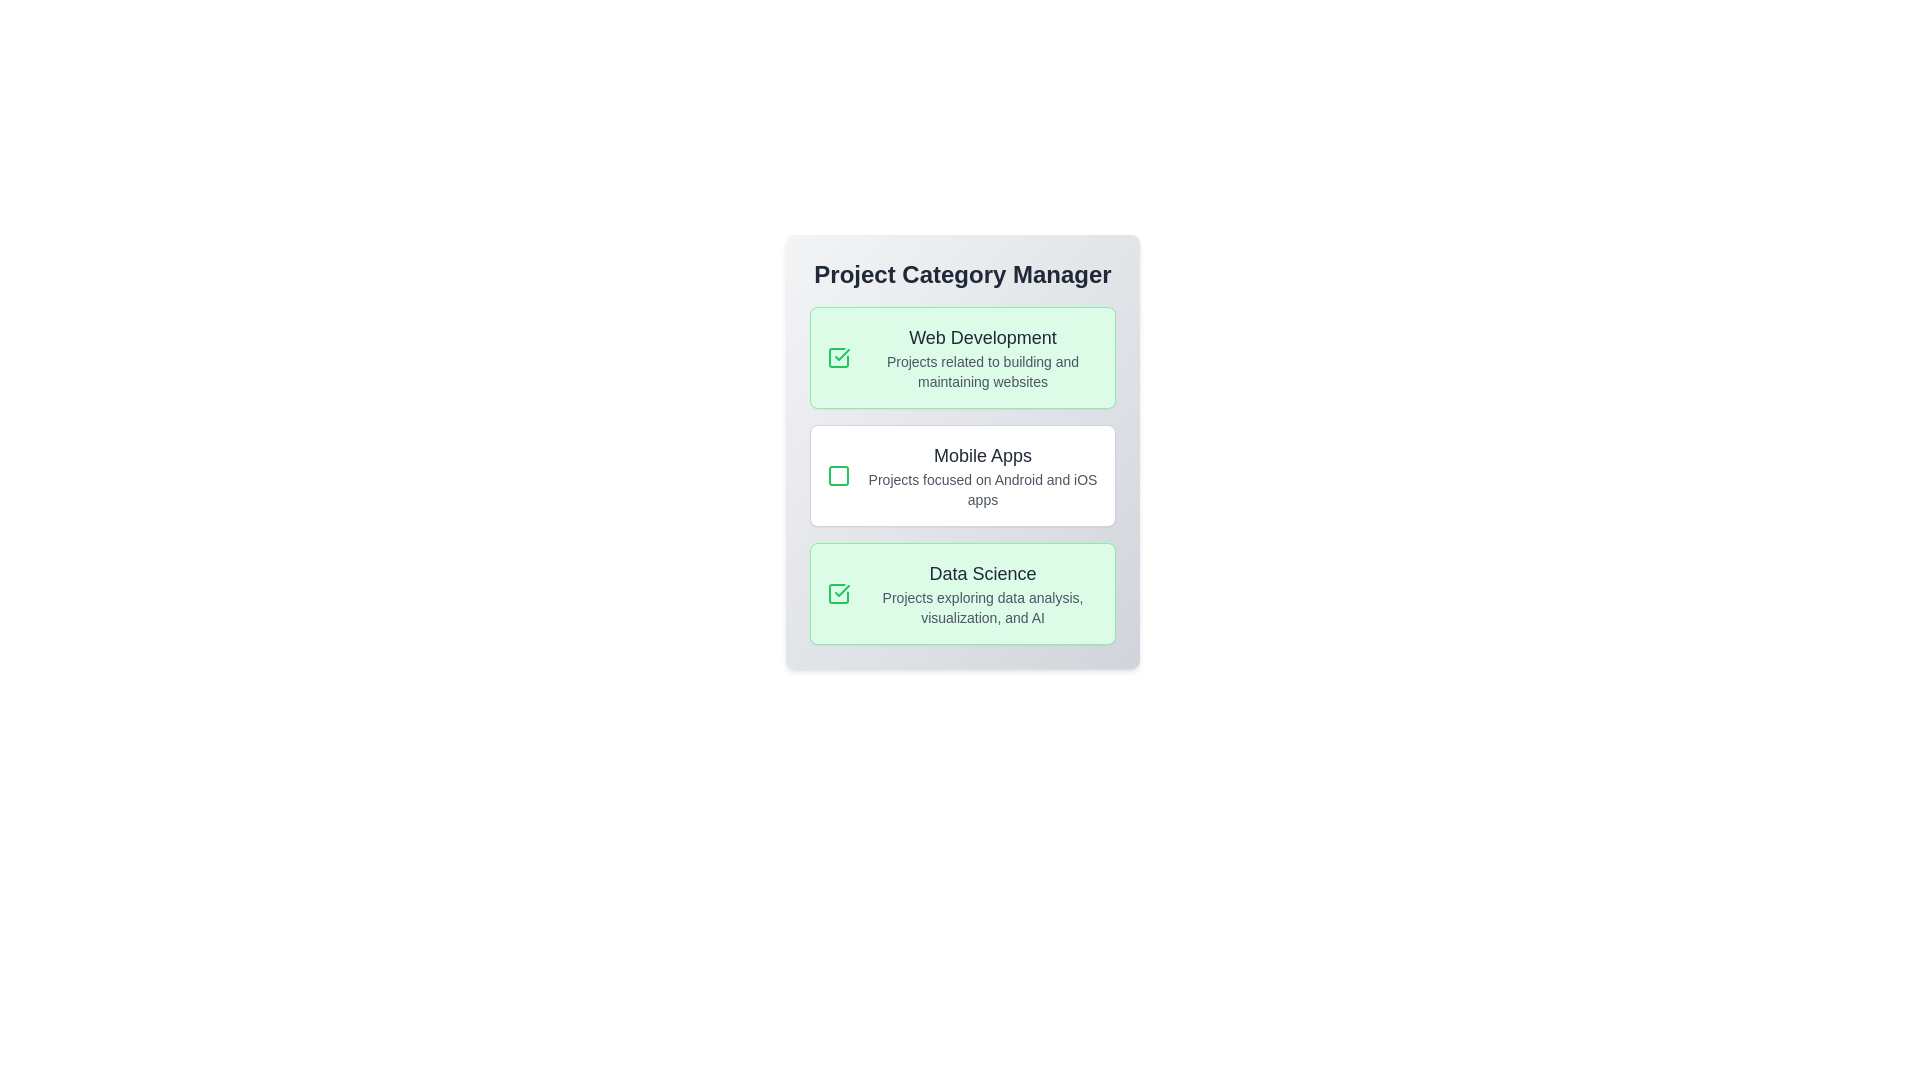  Describe the element at coordinates (839, 475) in the screenshot. I see `the icon associated with the 'Mobile Apps' entry, which is positioned at the start of the second entry in the list` at that location.